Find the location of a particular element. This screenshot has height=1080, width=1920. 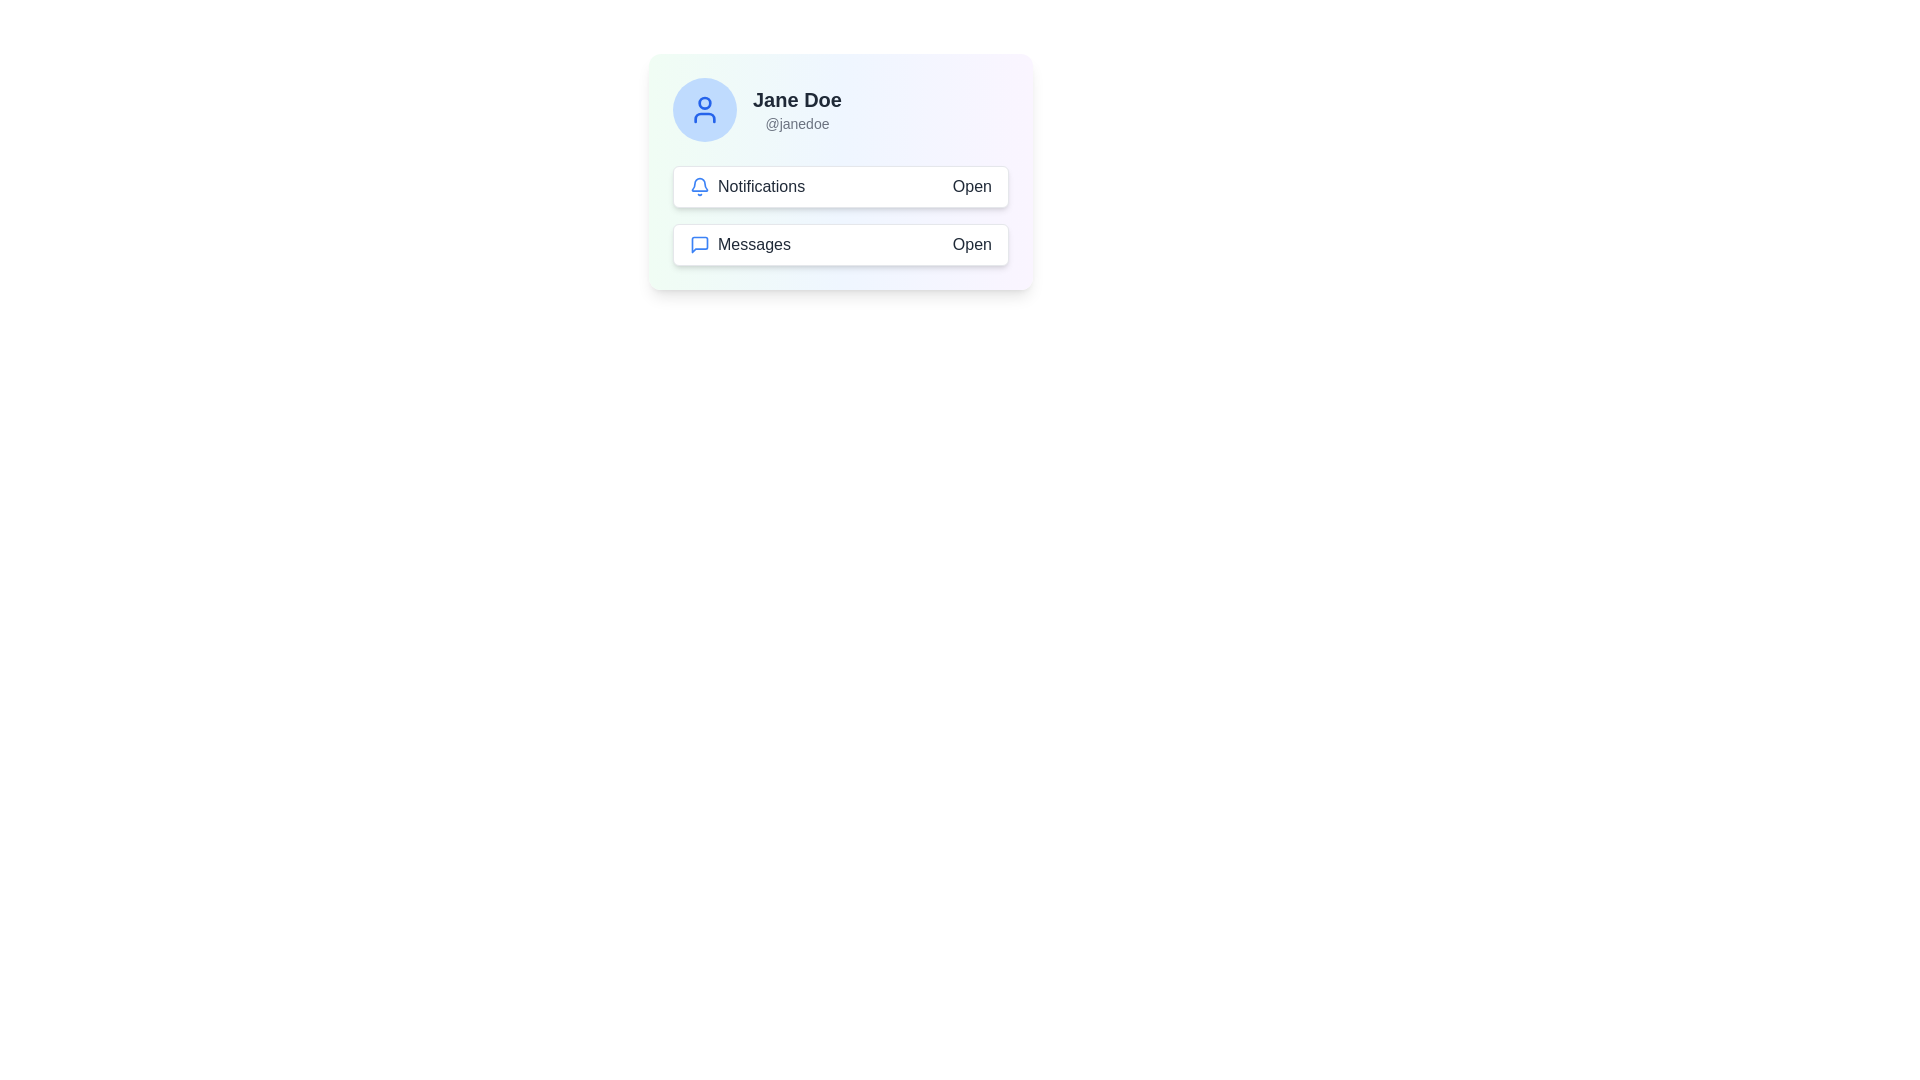

the user avatar icon, which features a simplistic representation of a person with a circular head and torso, styled with blue strokes within a circular background is located at coordinates (705, 110).